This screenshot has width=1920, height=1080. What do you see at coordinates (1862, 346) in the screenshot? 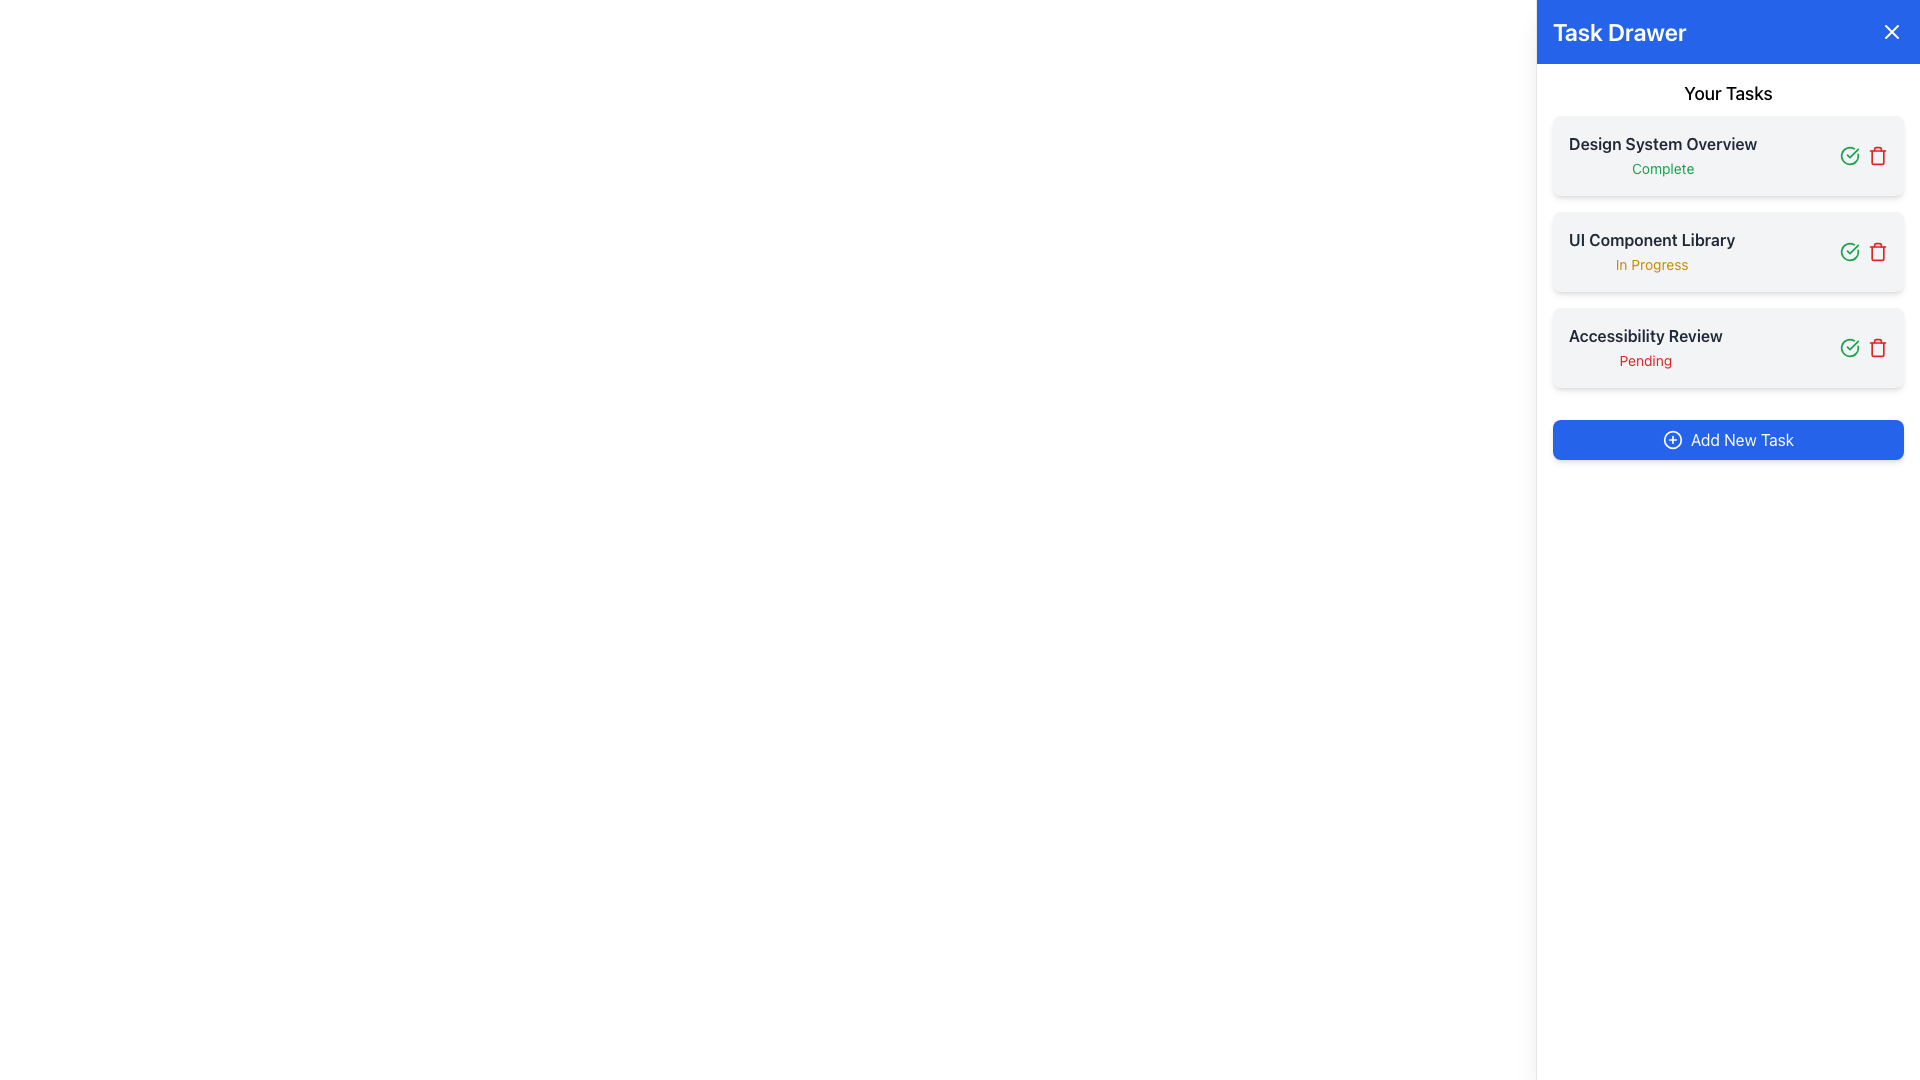
I see `the red icon in the Interactive icon group` at bounding box center [1862, 346].